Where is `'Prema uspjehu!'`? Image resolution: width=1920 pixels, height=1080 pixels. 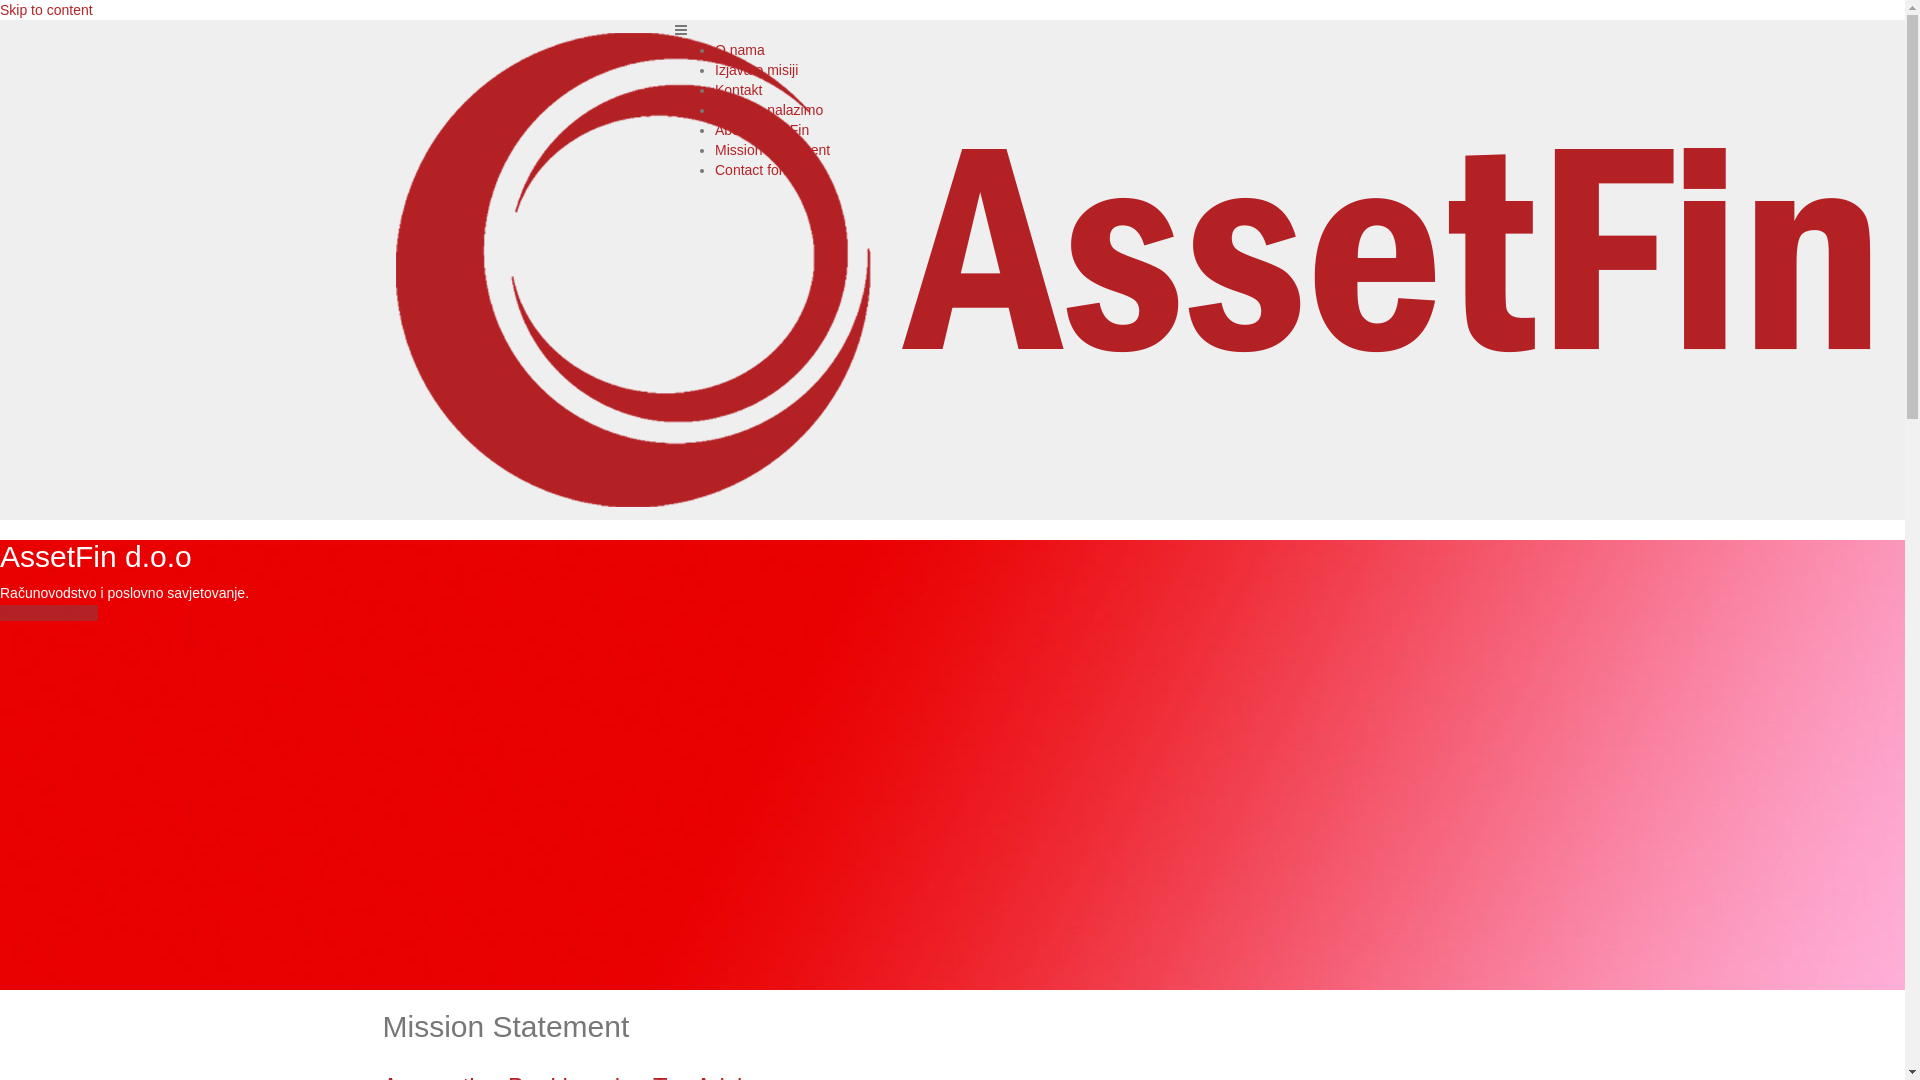
'Prema uspjehu!' is located at coordinates (48, 612).